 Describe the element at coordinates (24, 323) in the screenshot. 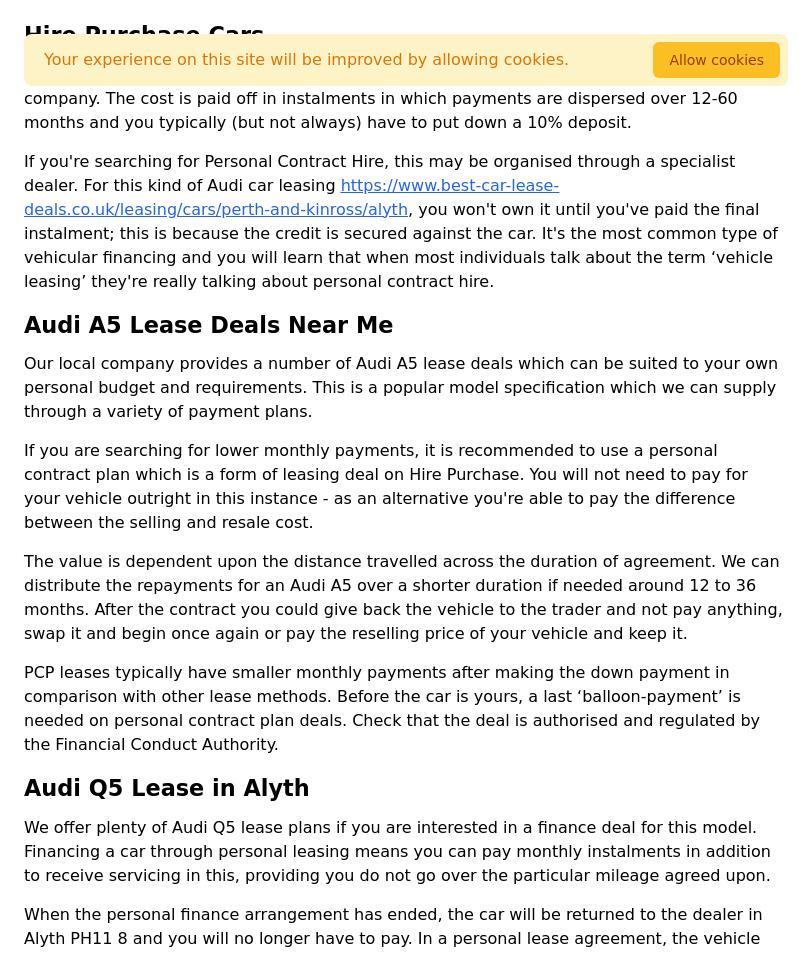

I see `'Audi A5 Lease Deals Near Me'` at that location.